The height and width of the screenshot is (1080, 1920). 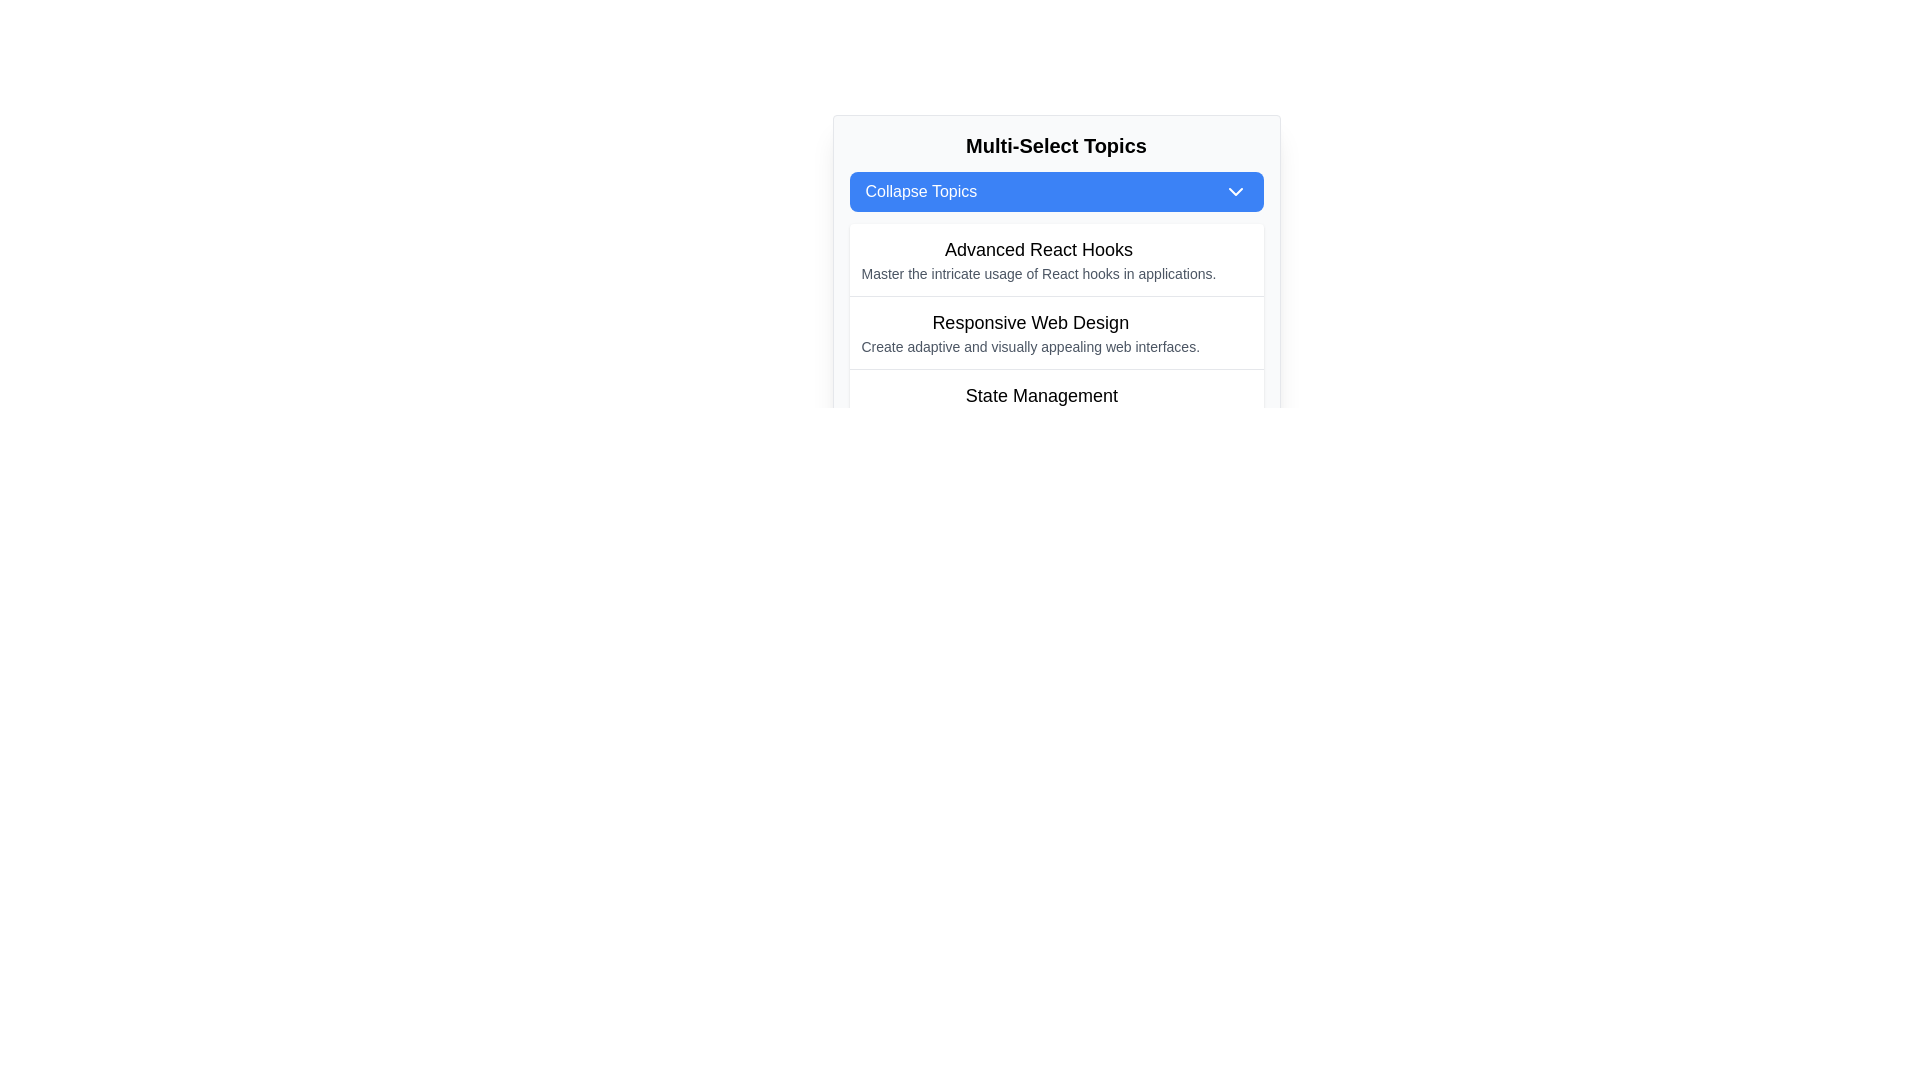 What do you see at coordinates (1038, 249) in the screenshot?
I see `the Text Heading that introduces advanced usage of React hooks, positioned above the text 'Master the intricate usage of React hooks in applications.'` at bounding box center [1038, 249].